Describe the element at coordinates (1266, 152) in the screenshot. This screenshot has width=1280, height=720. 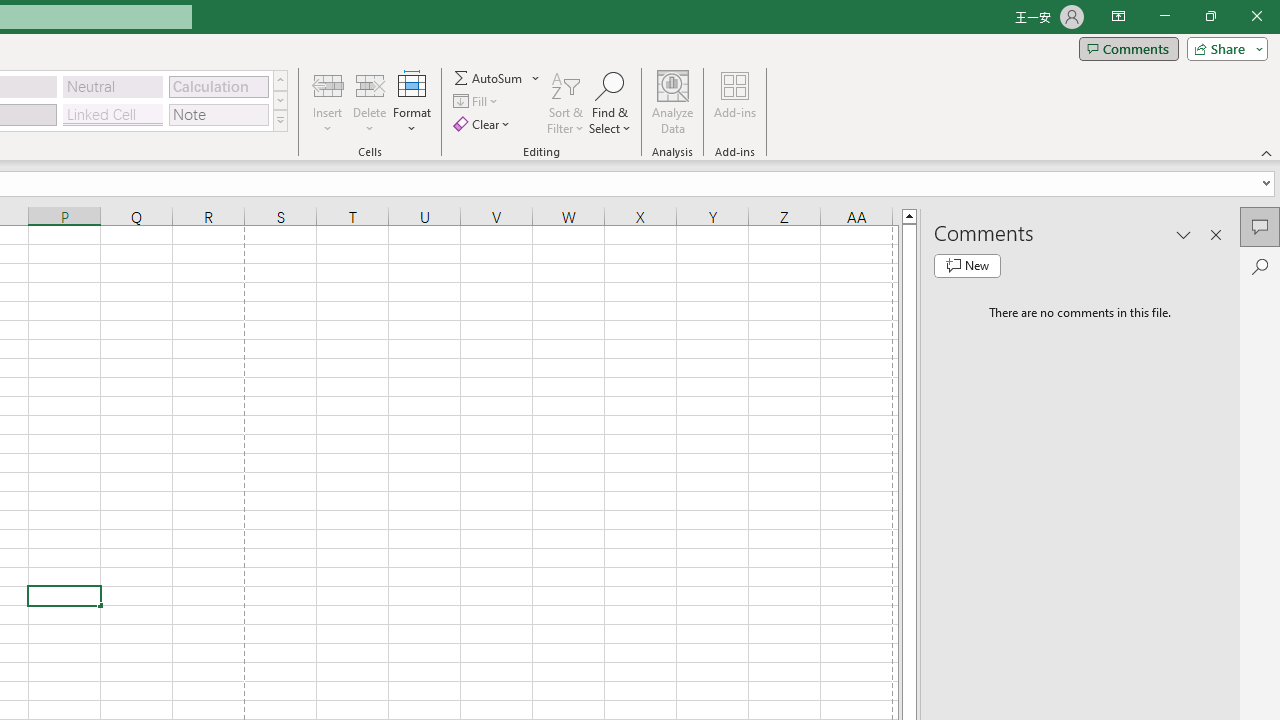
I see `'Collapse the Ribbon'` at that location.